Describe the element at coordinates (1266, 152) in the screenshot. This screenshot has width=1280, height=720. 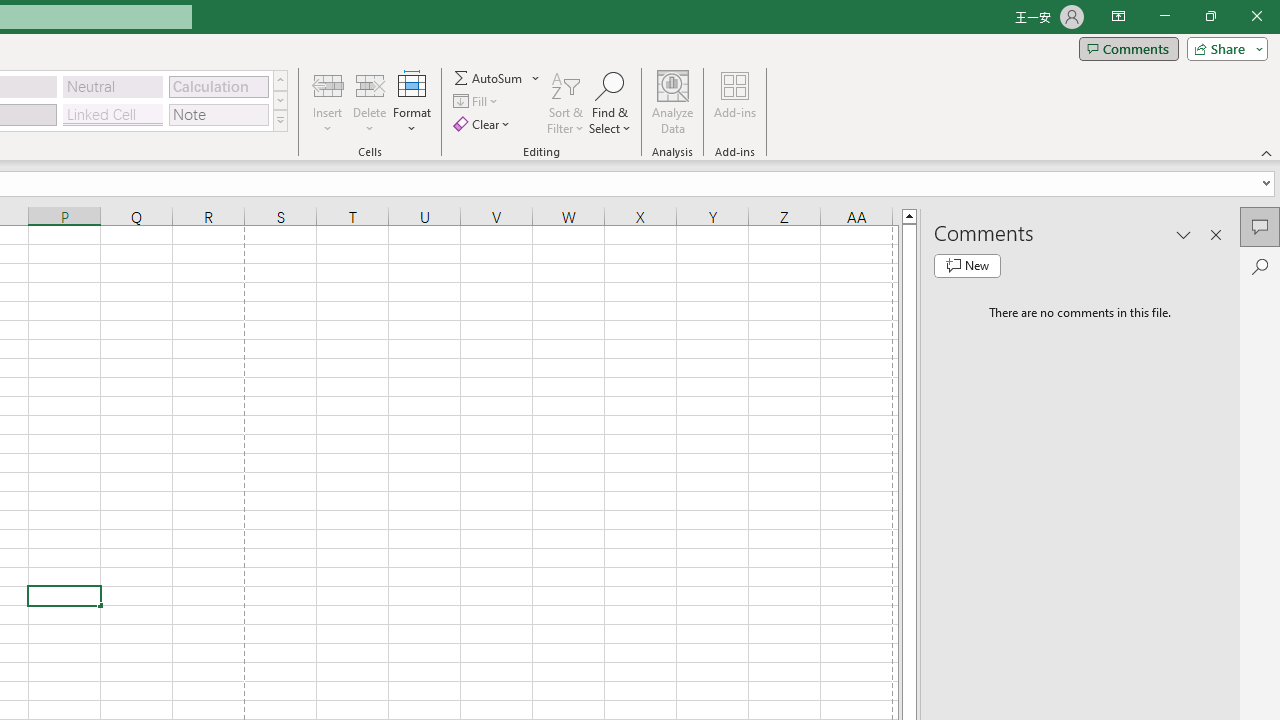
I see `'Collapse the Ribbon'` at that location.